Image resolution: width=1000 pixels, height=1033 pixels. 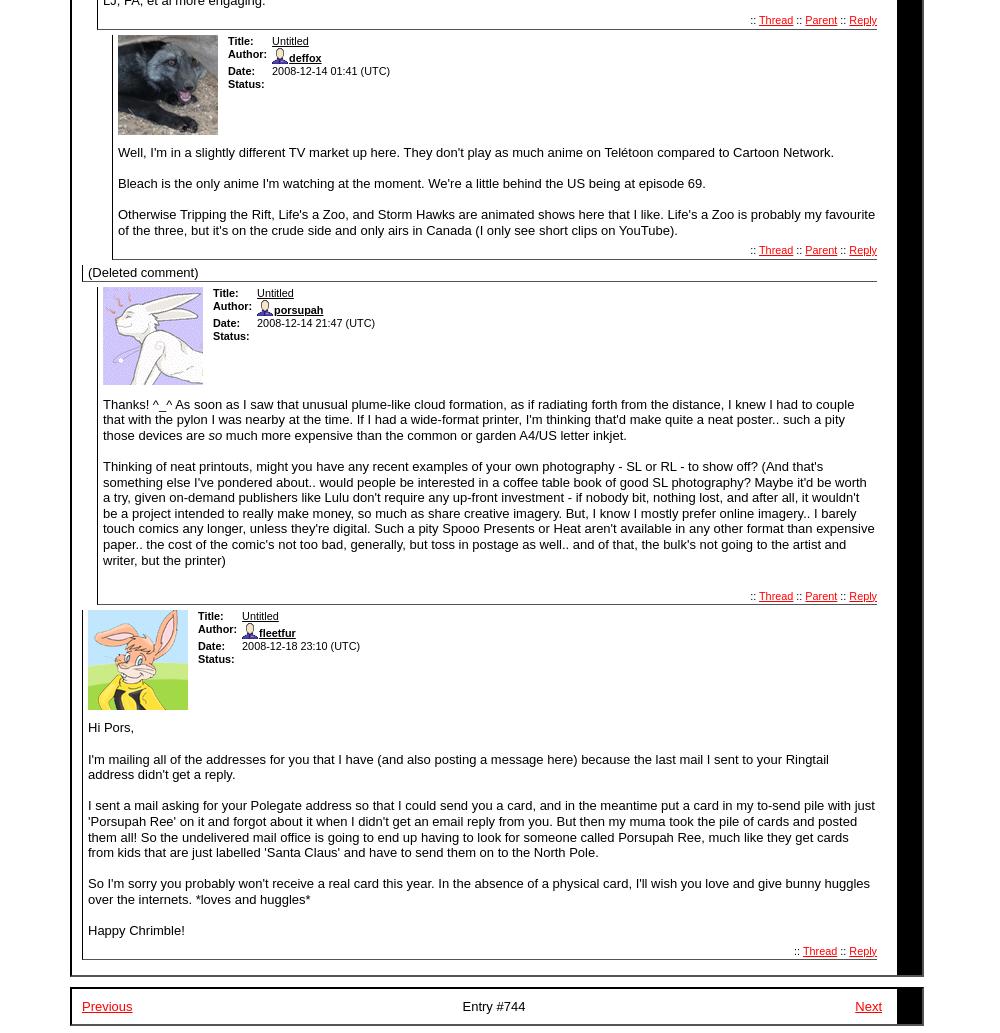 I want to click on 'Thanks! ^_^  As soon as I saw that unusual plume-like cloud formation, as if radiating forth from the distance, I knew I had to couple that with the pylon I was nearby at the time. If I had a wide-format printer, I'm thinking that'd make quite a neat poster.. such a pity those devices are', so click(x=477, y=418).